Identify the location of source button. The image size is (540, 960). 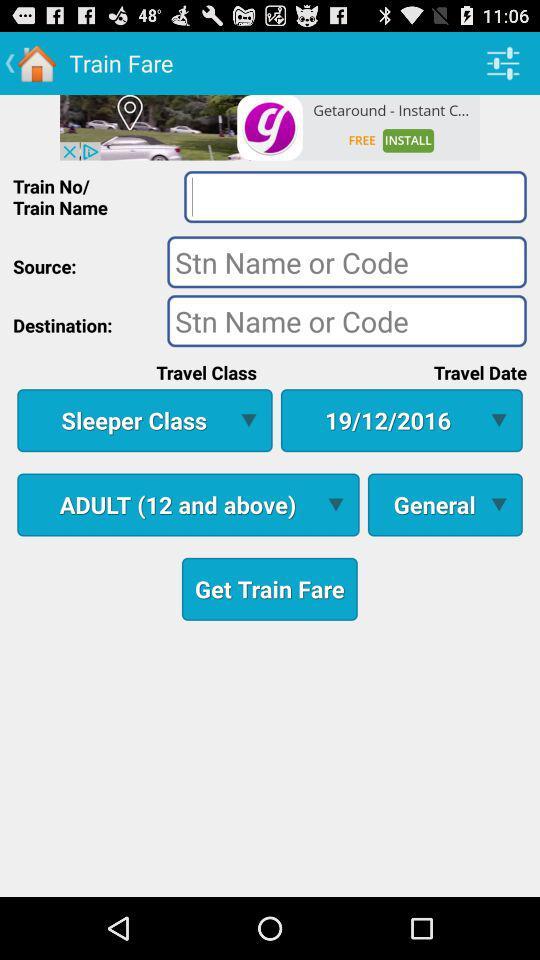
(346, 260).